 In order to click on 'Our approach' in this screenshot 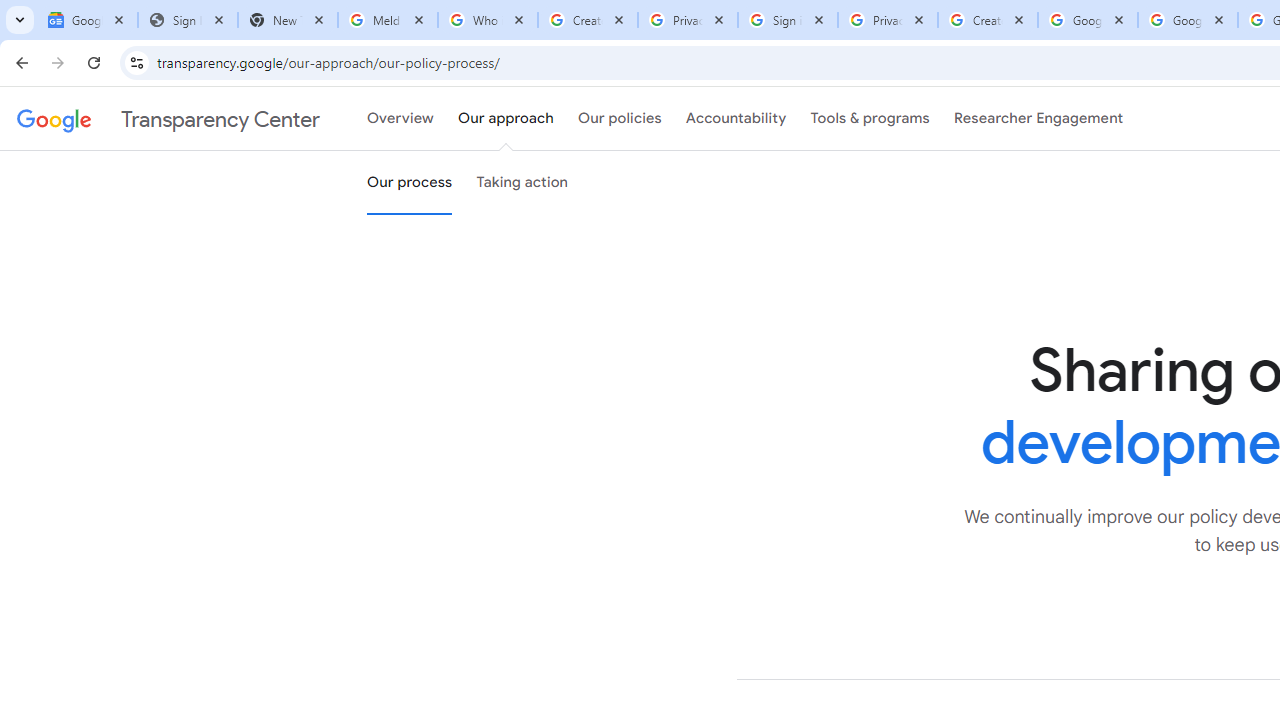, I will do `click(506, 119)`.